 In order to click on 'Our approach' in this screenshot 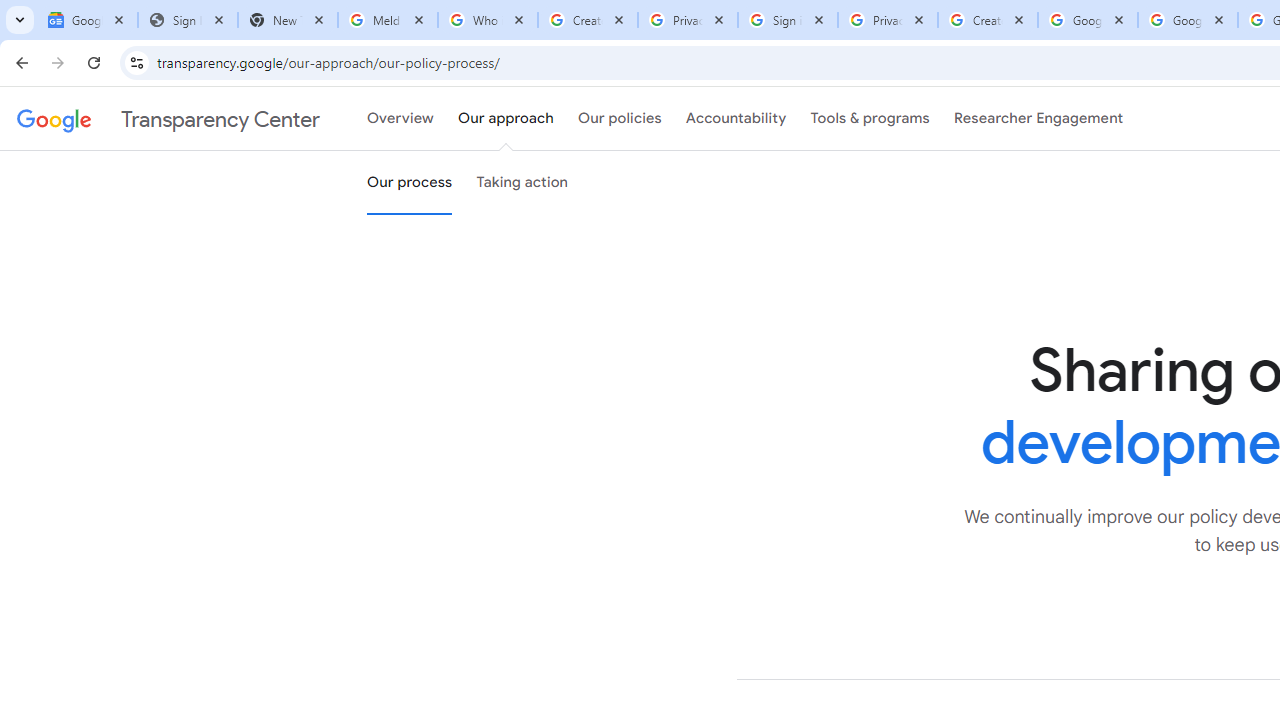, I will do `click(506, 119)`.